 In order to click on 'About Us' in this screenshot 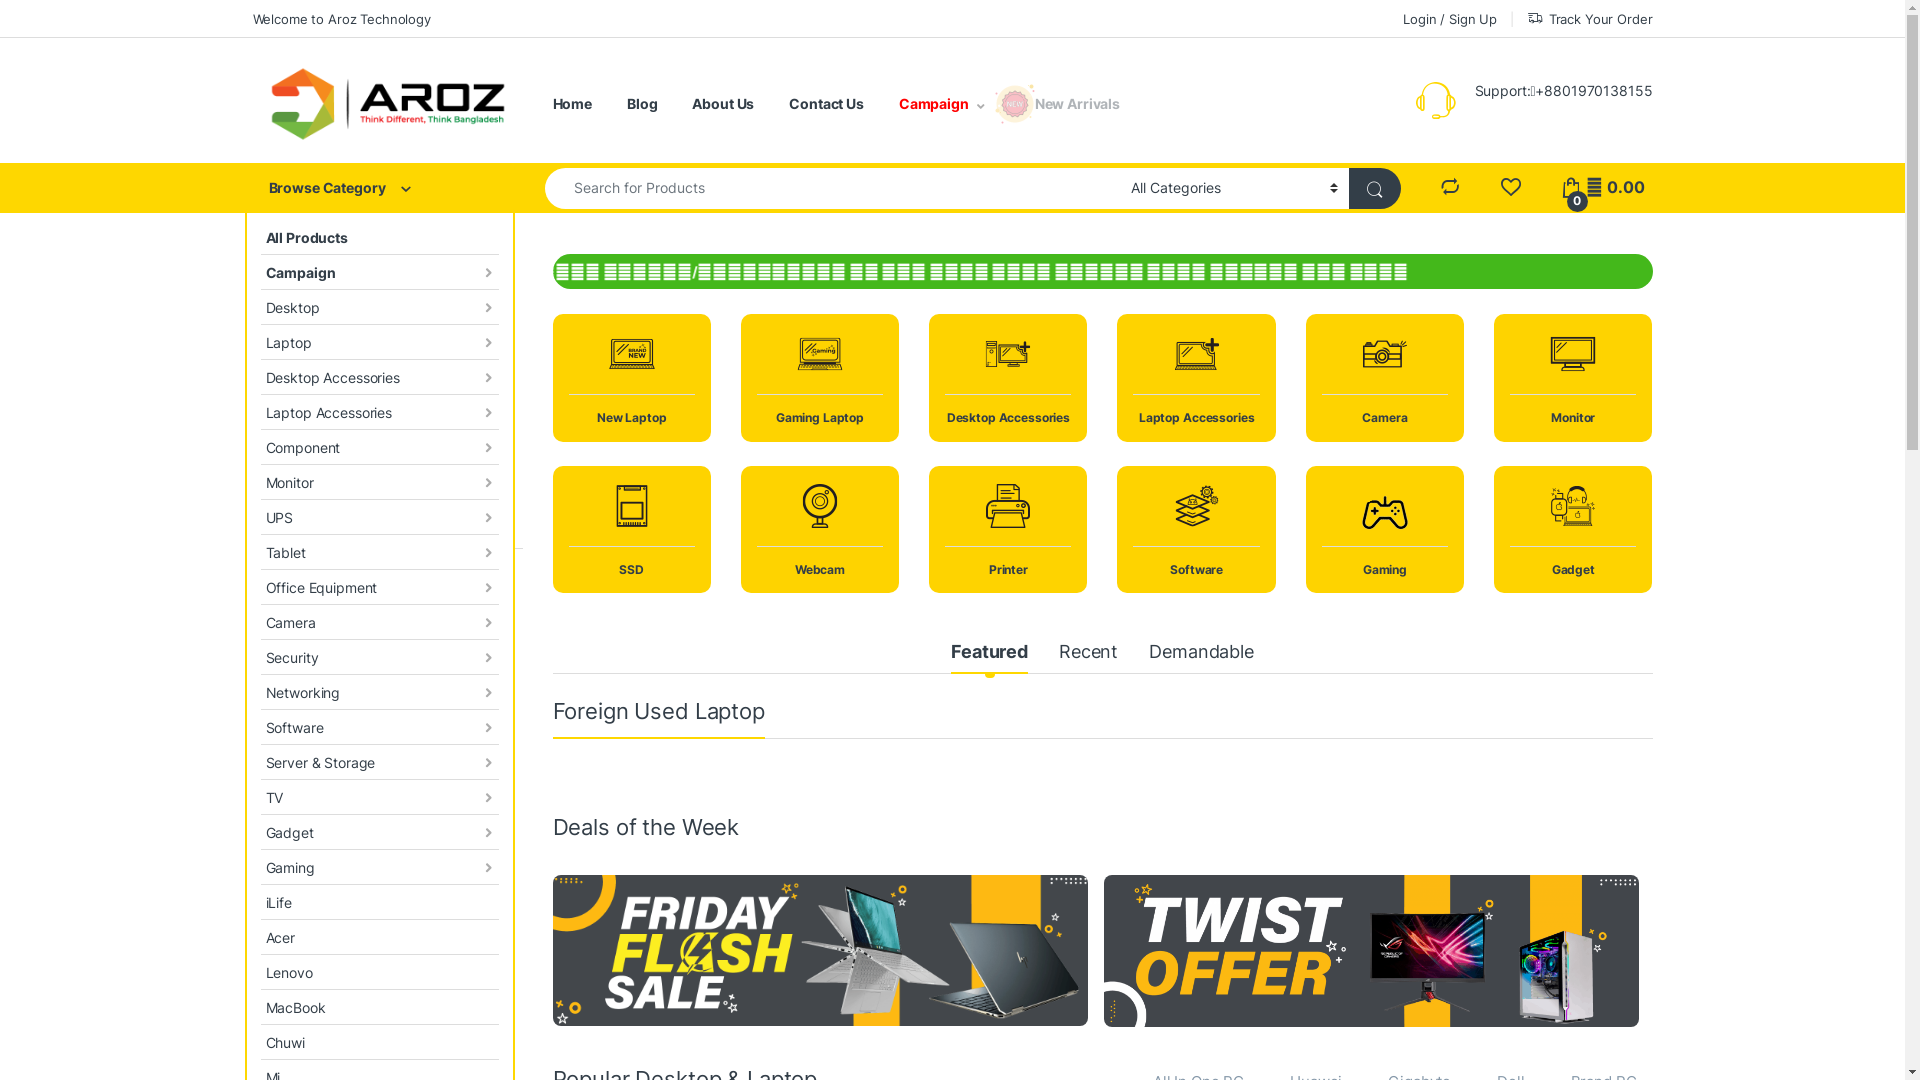, I will do `click(722, 104)`.